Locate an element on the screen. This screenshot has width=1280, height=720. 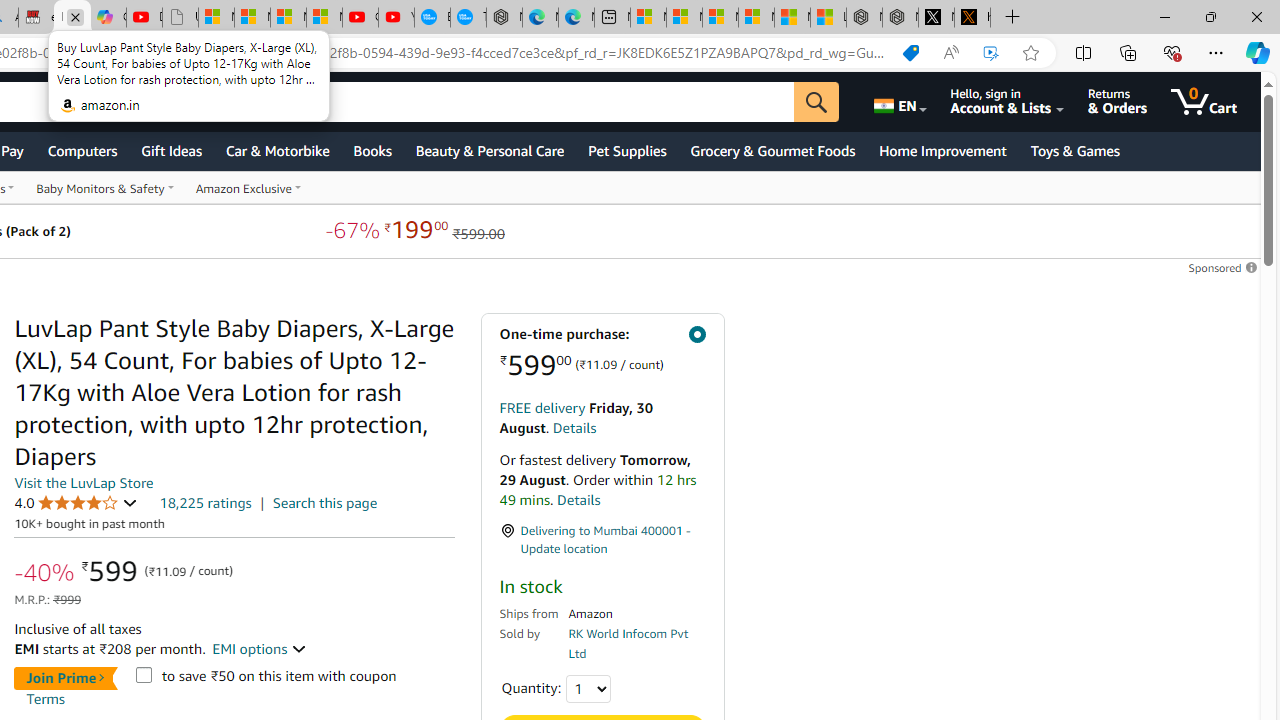
'Day 1: Arriving in Yemen (surreal to be here) - YouTube' is located at coordinates (143, 17).